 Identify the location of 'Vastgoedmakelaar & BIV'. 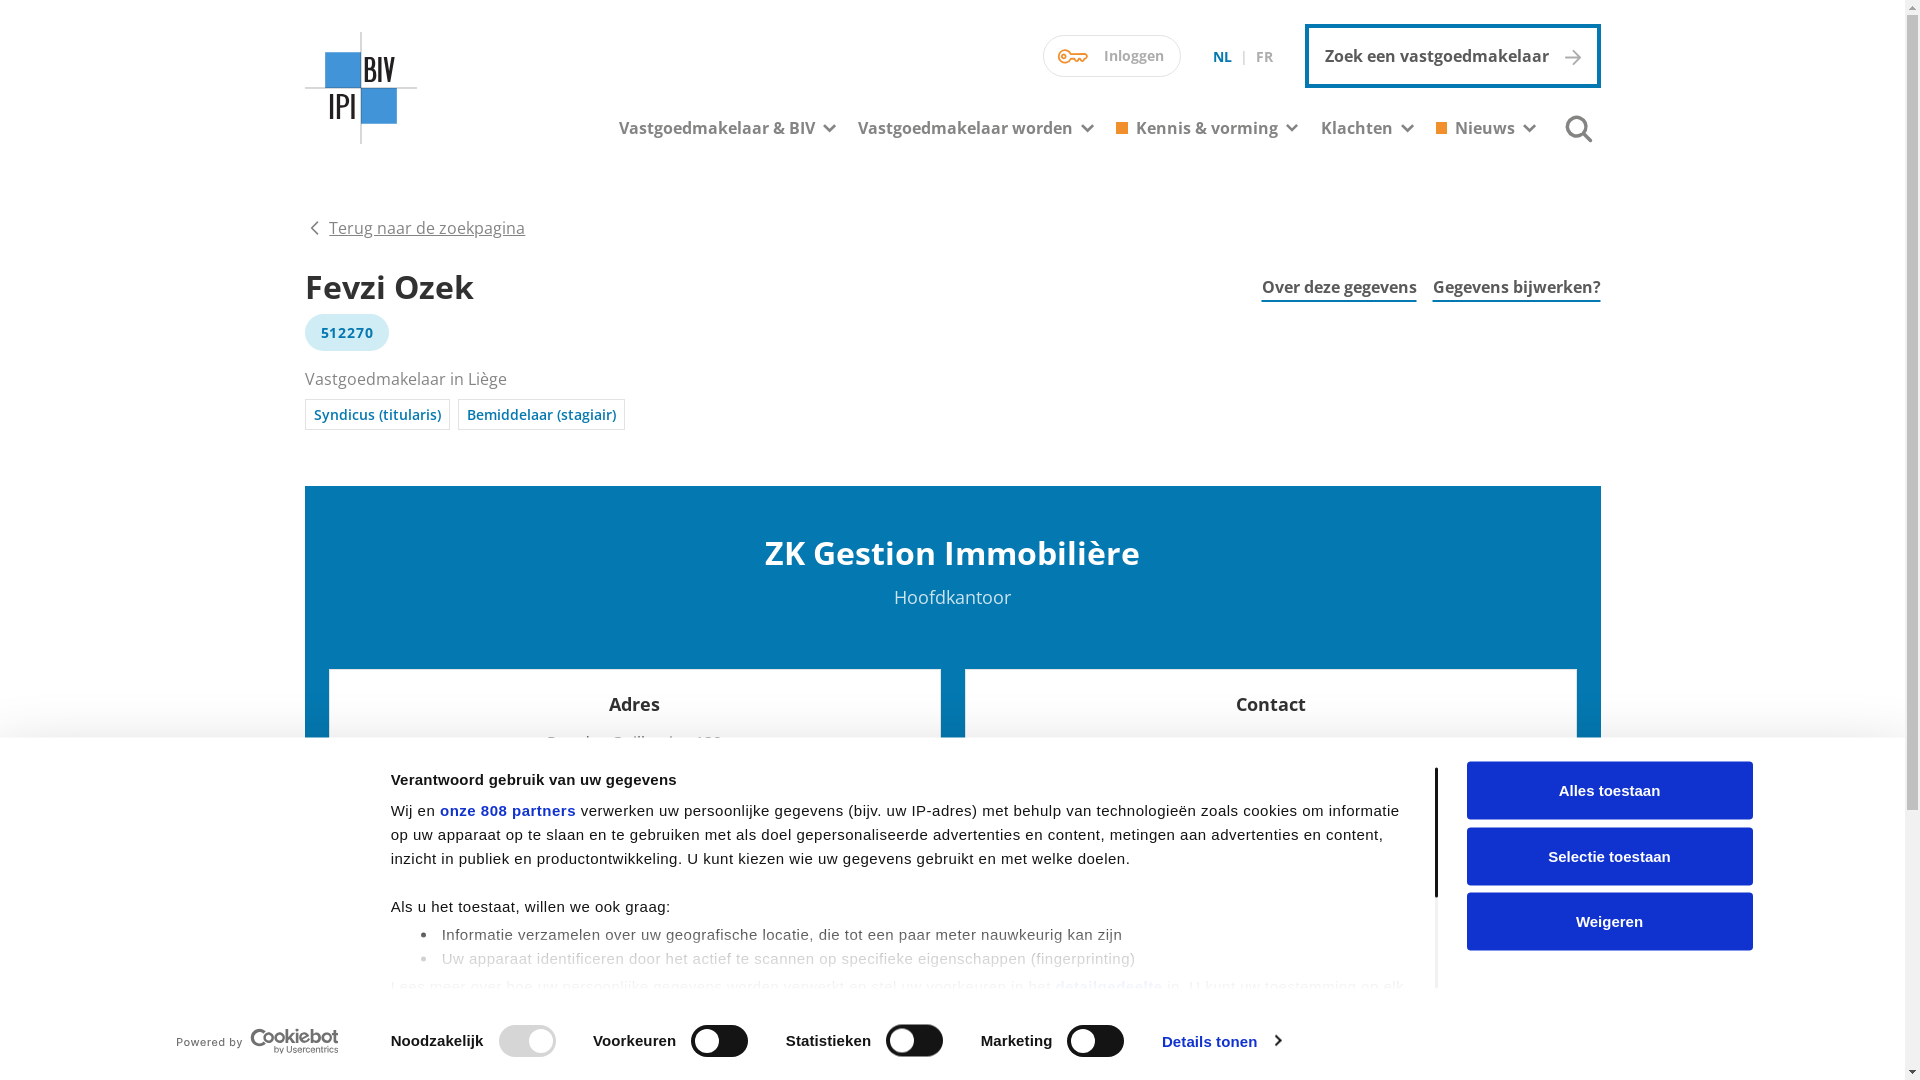
(716, 127).